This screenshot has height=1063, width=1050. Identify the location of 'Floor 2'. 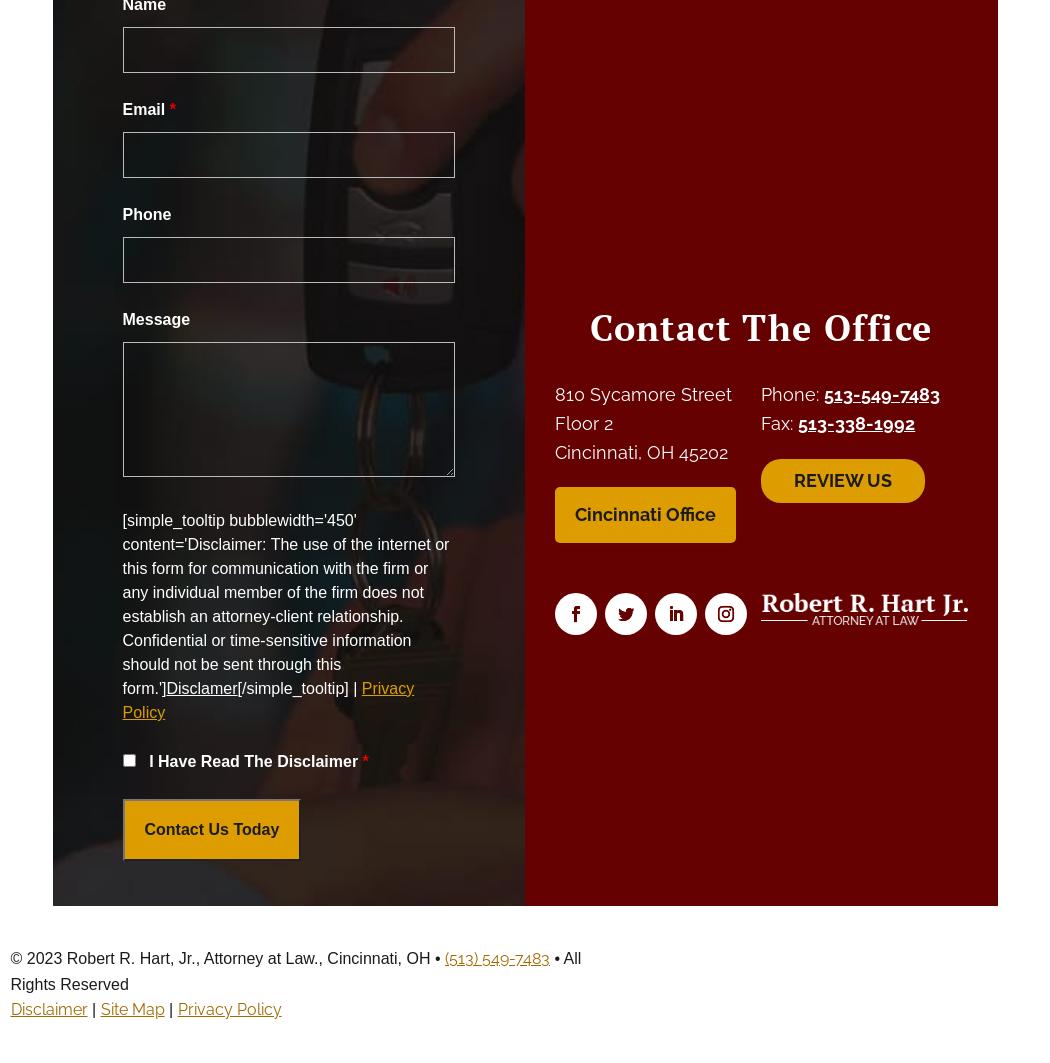
(583, 422).